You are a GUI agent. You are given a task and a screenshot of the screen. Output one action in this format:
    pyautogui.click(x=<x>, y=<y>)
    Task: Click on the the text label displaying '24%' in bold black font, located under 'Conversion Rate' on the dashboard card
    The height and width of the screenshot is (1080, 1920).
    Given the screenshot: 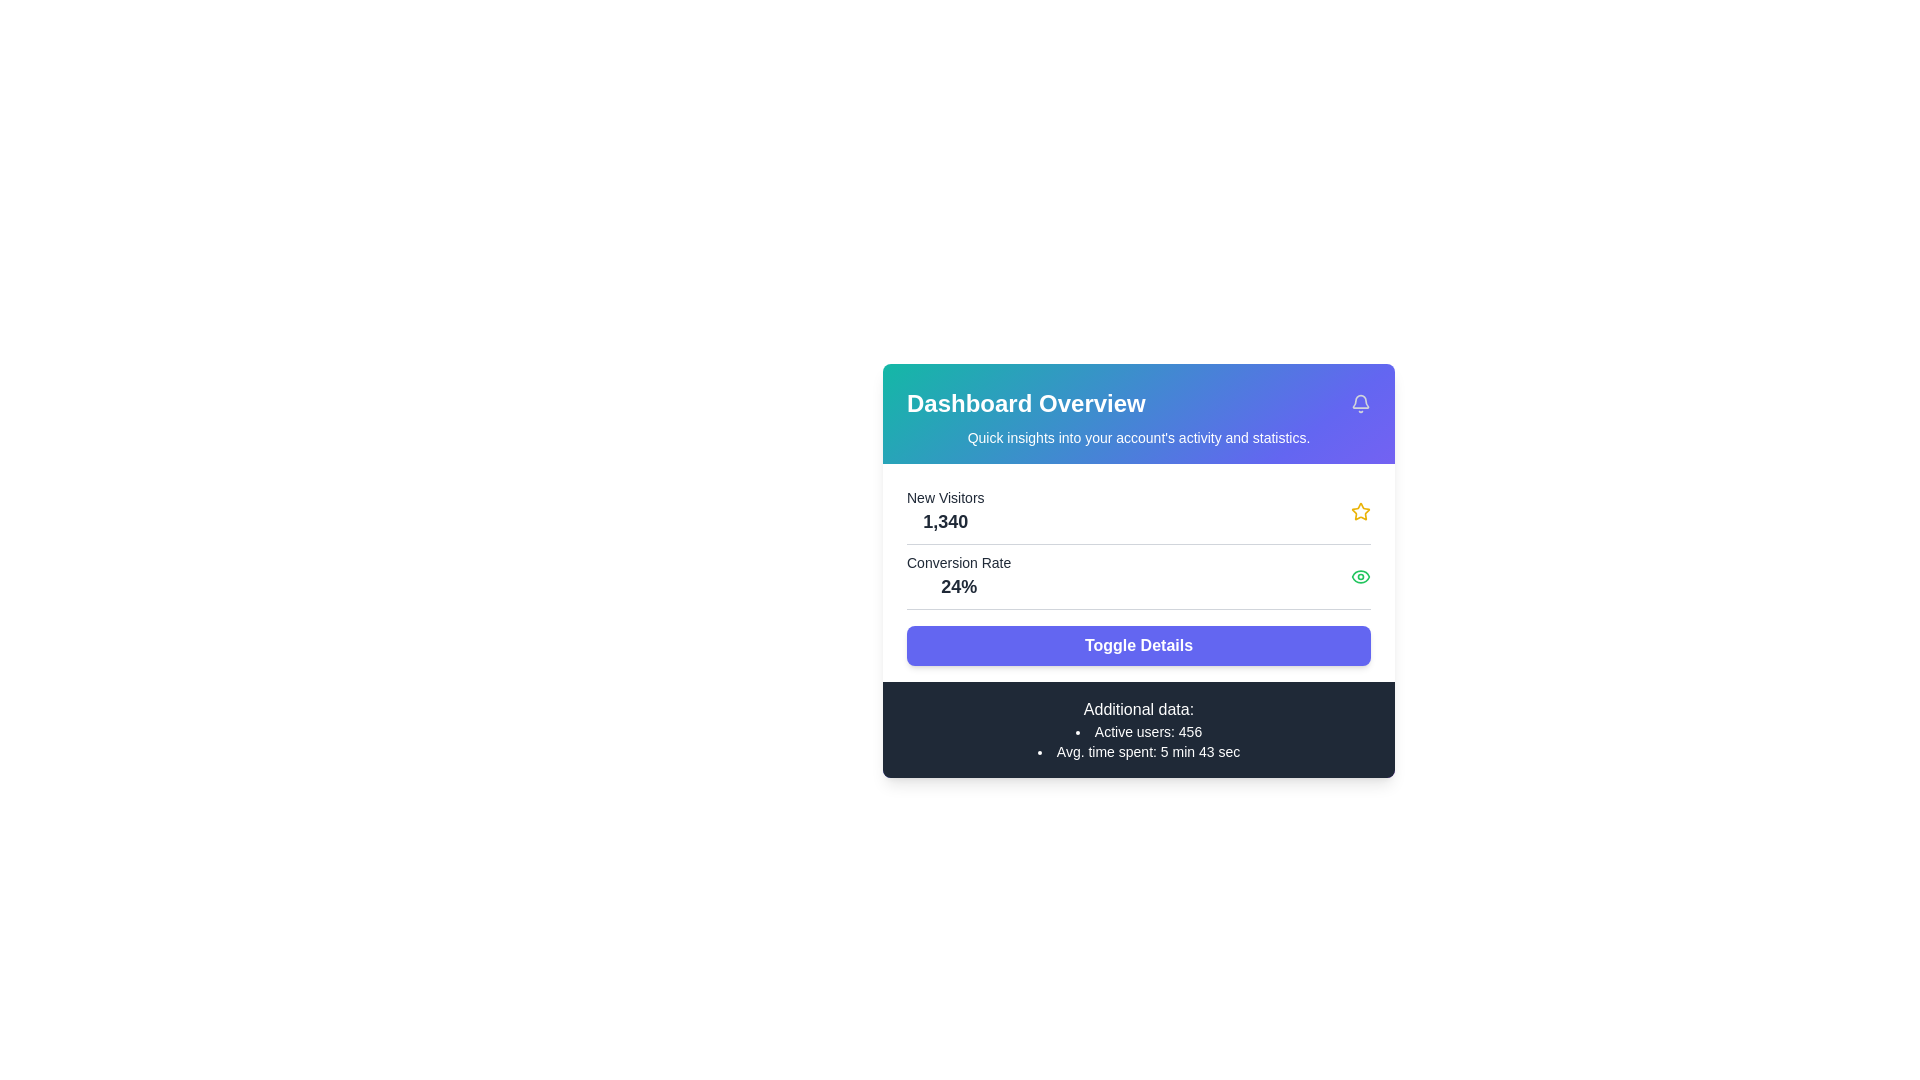 What is the action you would take?
    pyautogui.click(x=958, y=585)
    